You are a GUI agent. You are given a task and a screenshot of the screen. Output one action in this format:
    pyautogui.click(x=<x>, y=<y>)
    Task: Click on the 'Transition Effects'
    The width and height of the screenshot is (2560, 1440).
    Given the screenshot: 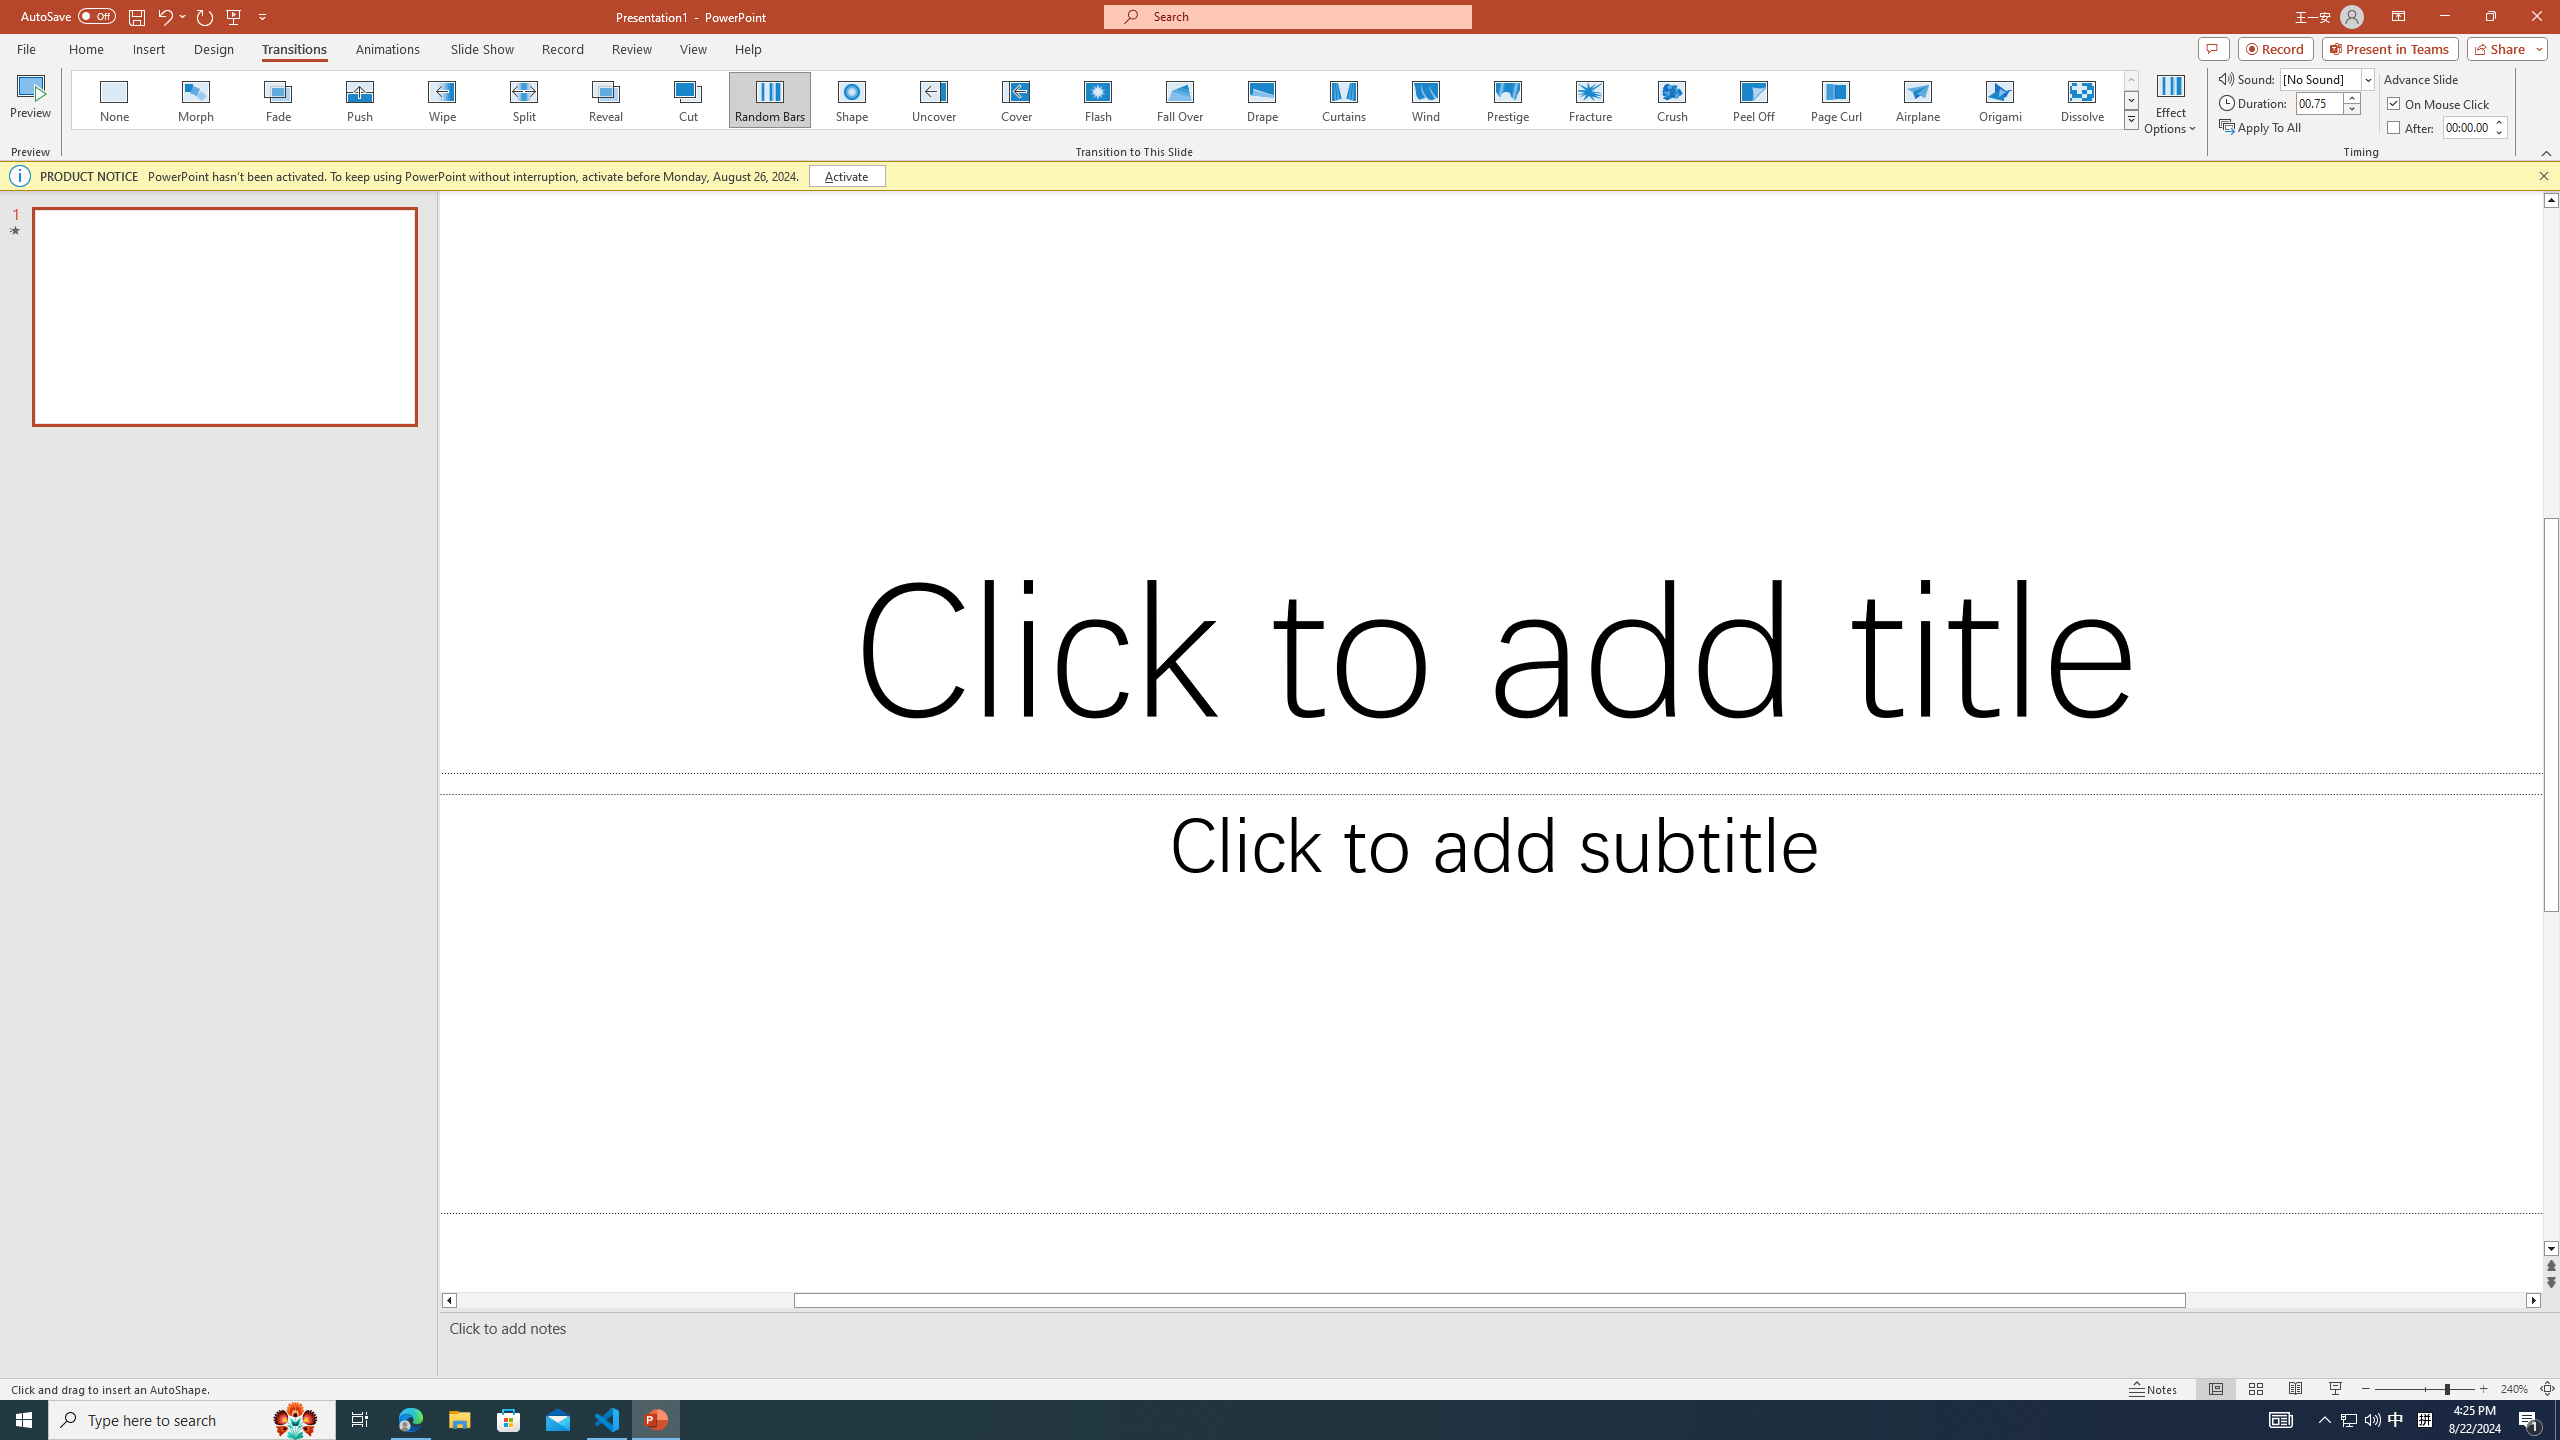 What is the action you would take?
    pyautogui.click(x=2131, y=118)
    